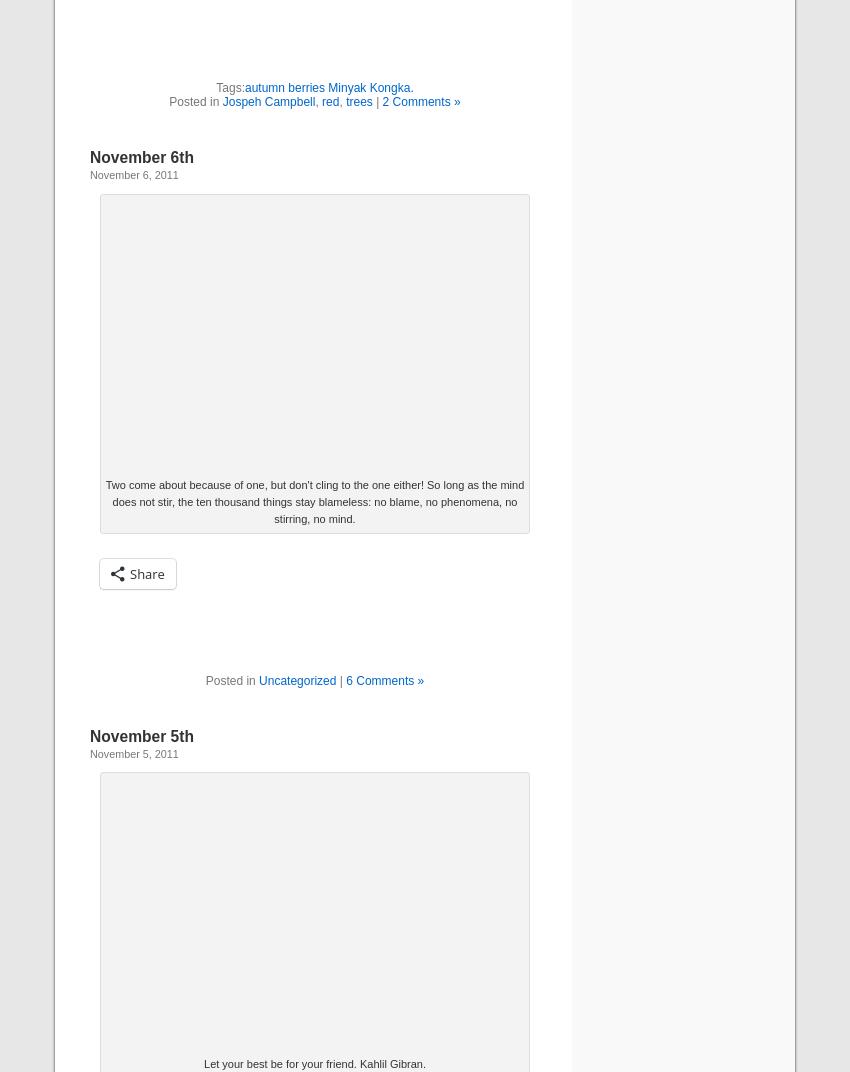 This screenshot has height=1072, width=850. I want to click on 'November 6th', so click(142, 156).